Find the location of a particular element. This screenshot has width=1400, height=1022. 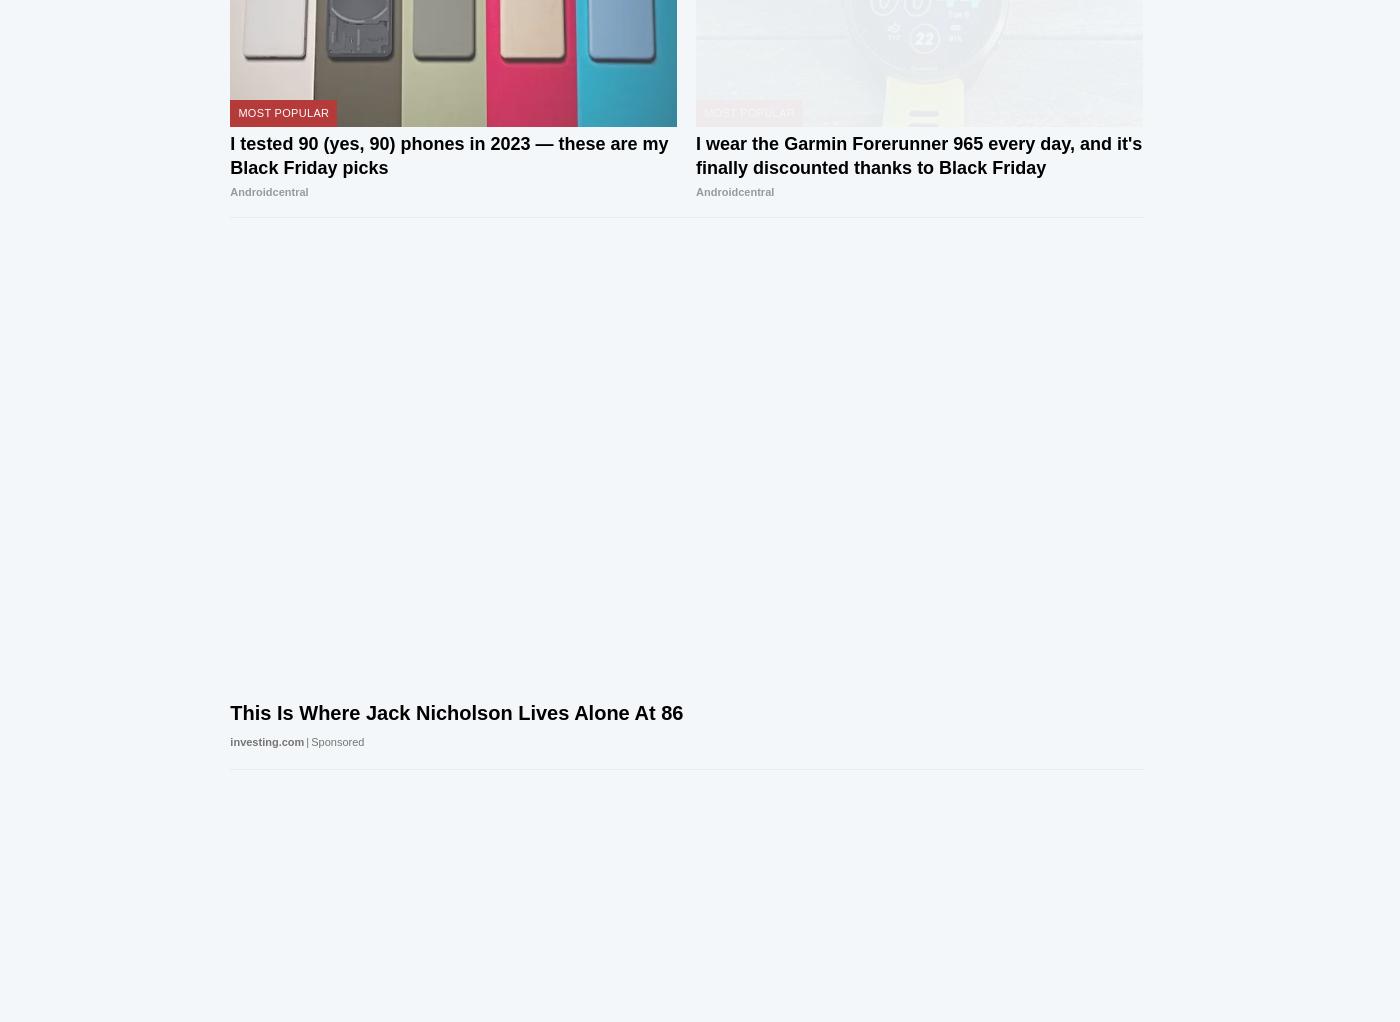

'Android Central is part of Future plc, an international media group and leading digital publisher.' is located at coordinates (589, 857).